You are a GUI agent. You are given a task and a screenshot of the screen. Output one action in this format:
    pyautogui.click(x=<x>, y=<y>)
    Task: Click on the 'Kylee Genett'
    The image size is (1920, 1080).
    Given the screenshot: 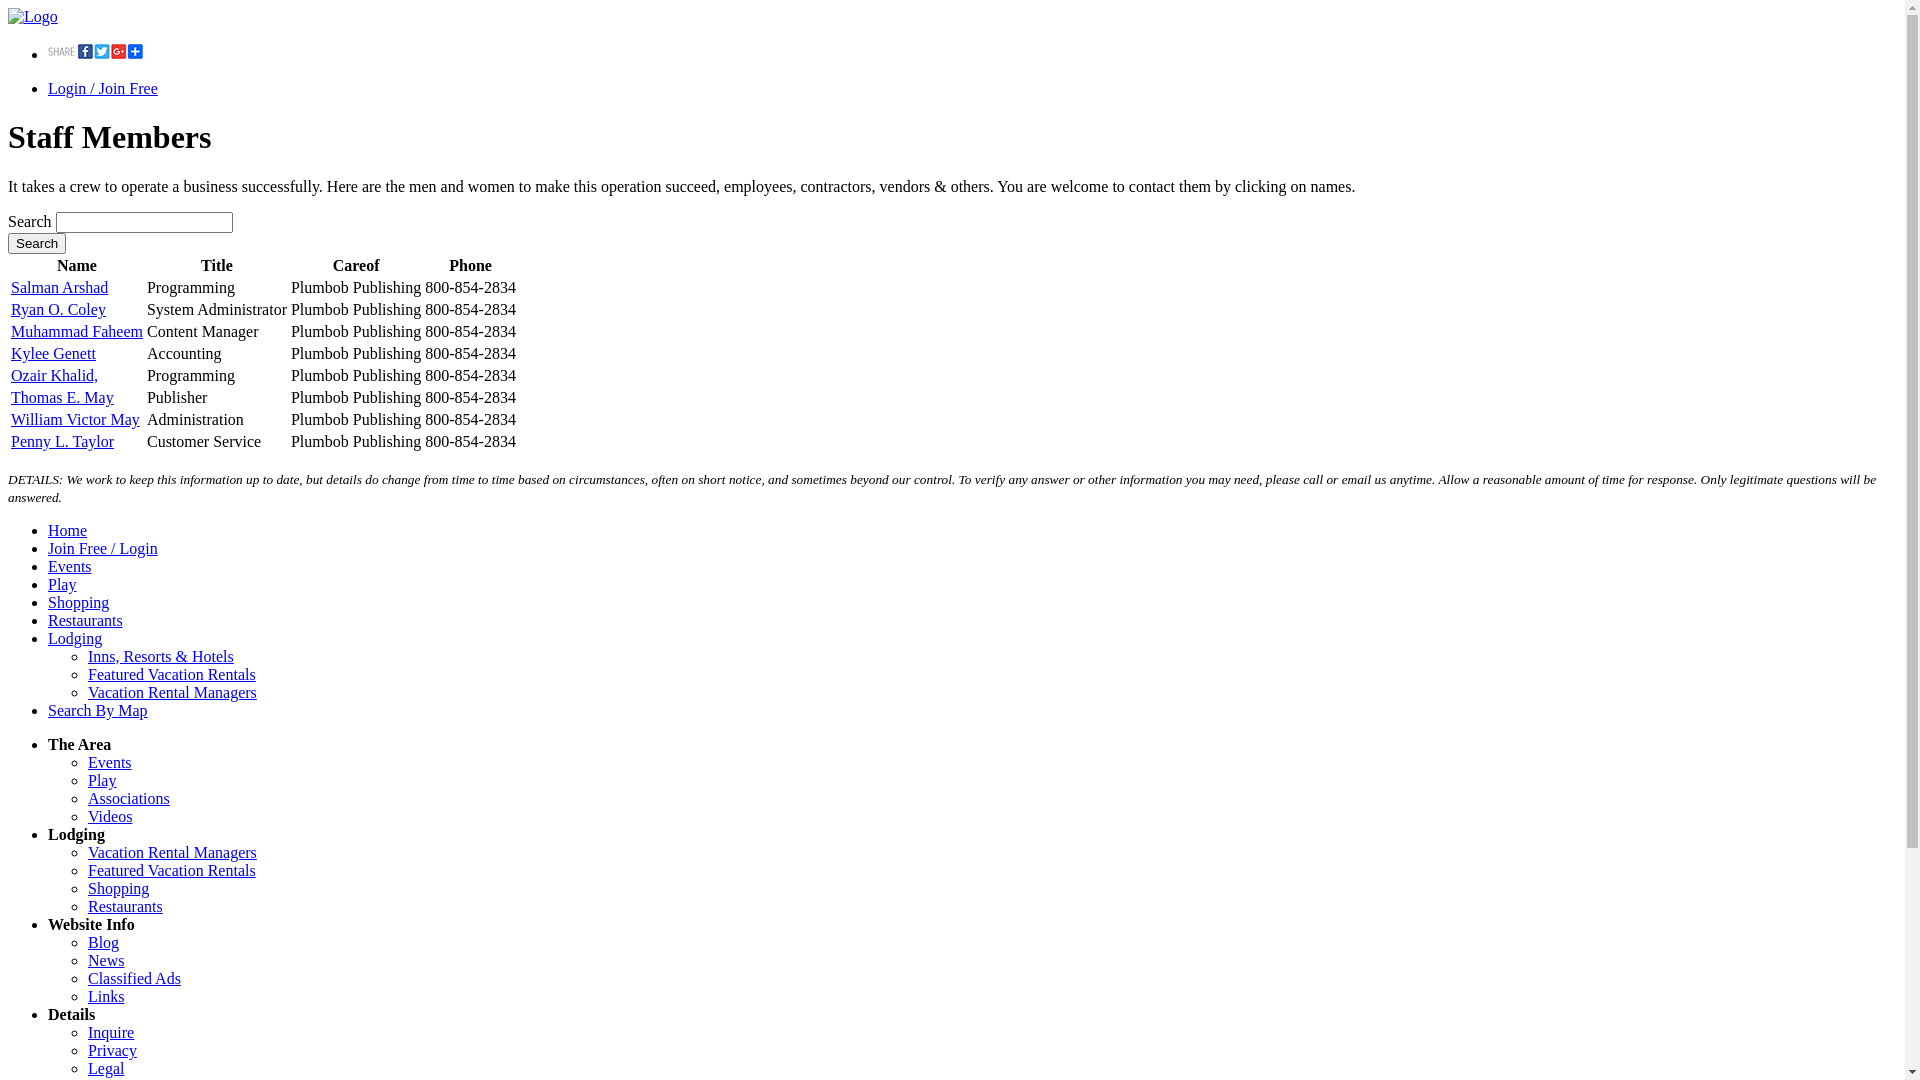 What is the action you would take?
    pyautogui.click(x=53, y=352)
    